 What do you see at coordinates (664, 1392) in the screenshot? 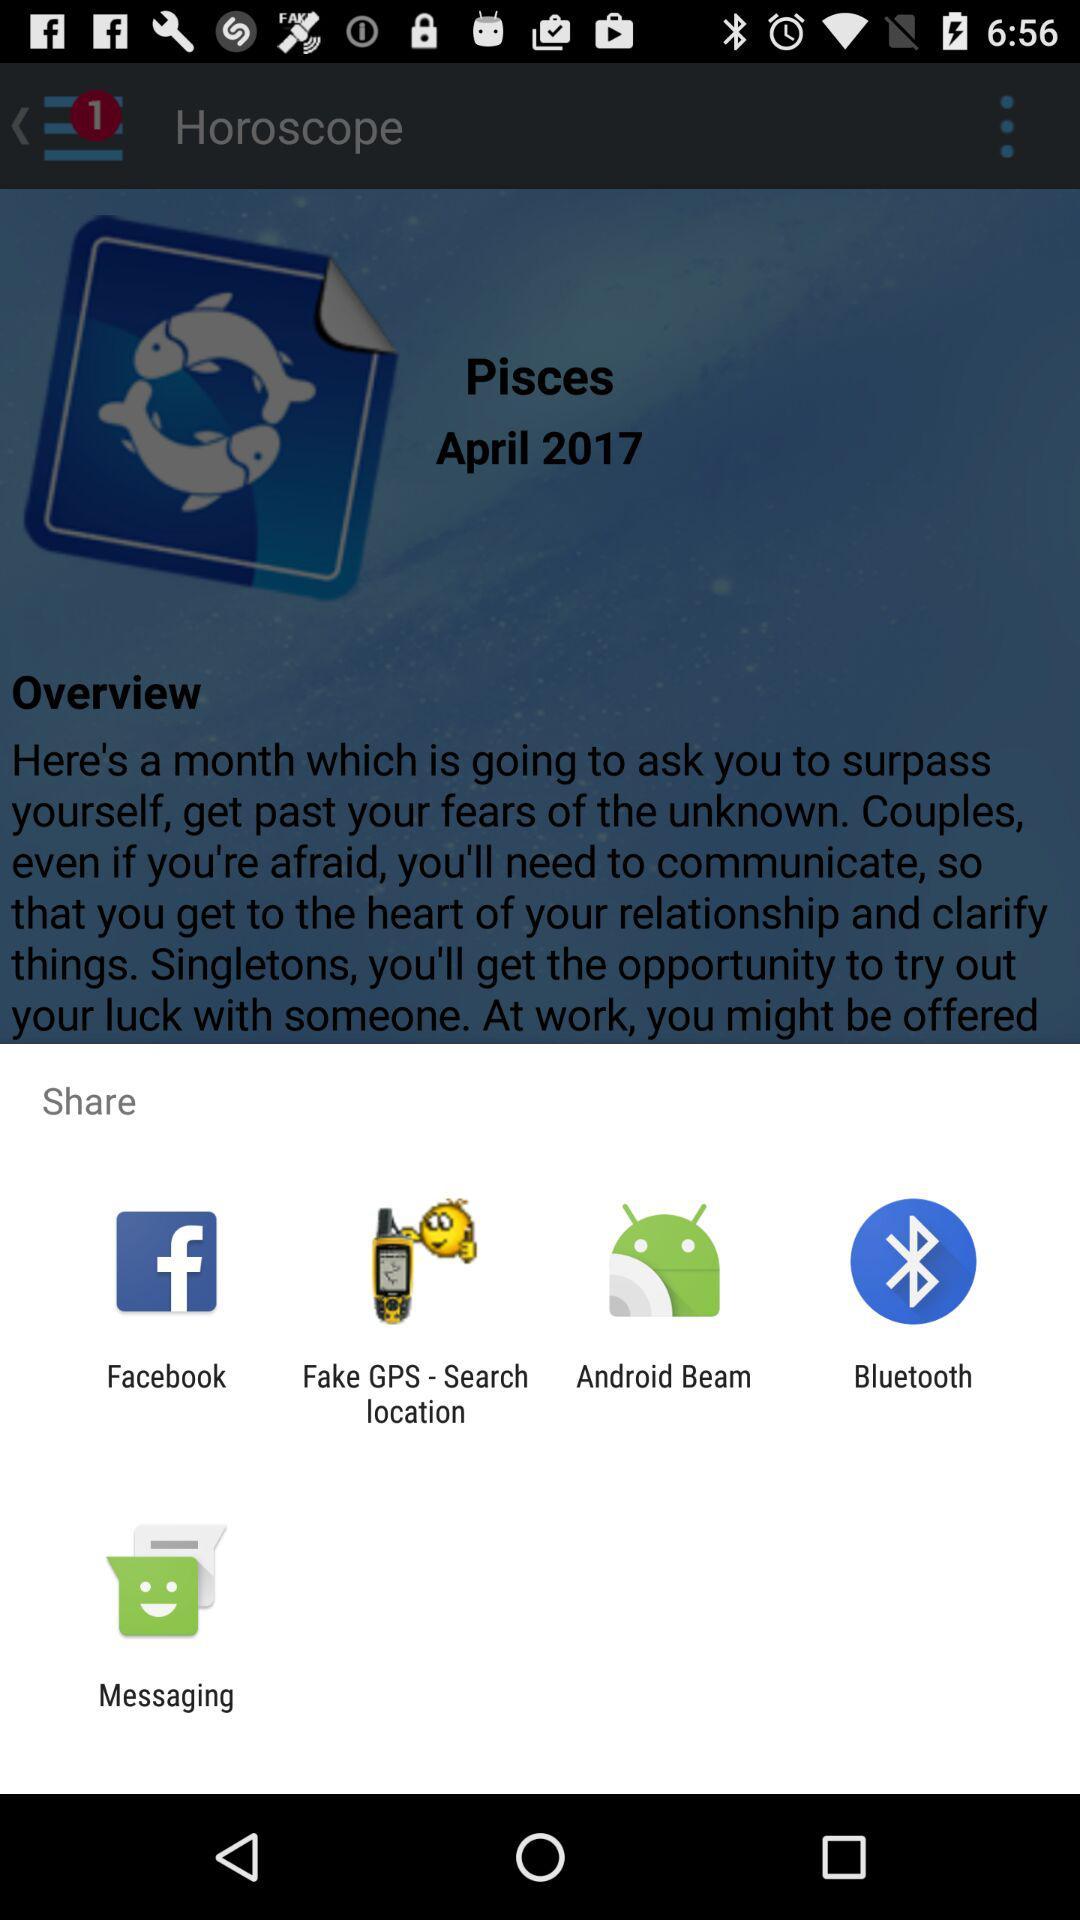
I see `app to the left of bluetooth item` at bounding box center [664, 1392].